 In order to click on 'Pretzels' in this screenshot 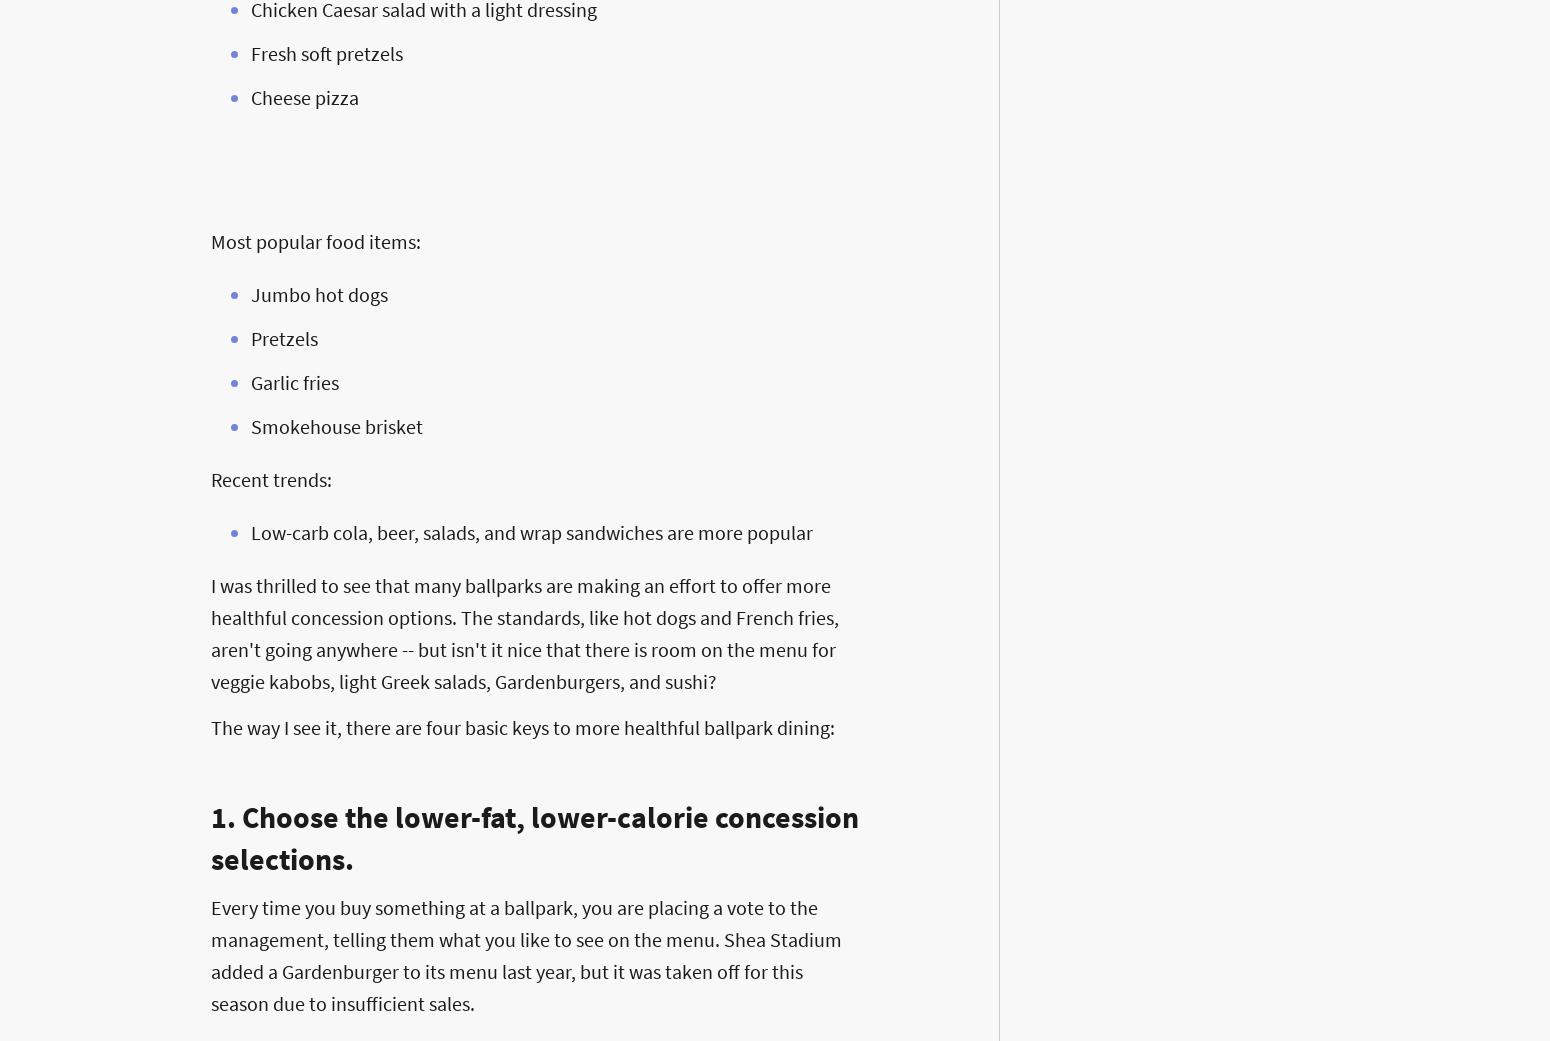, I will do `click(284, 338)`.